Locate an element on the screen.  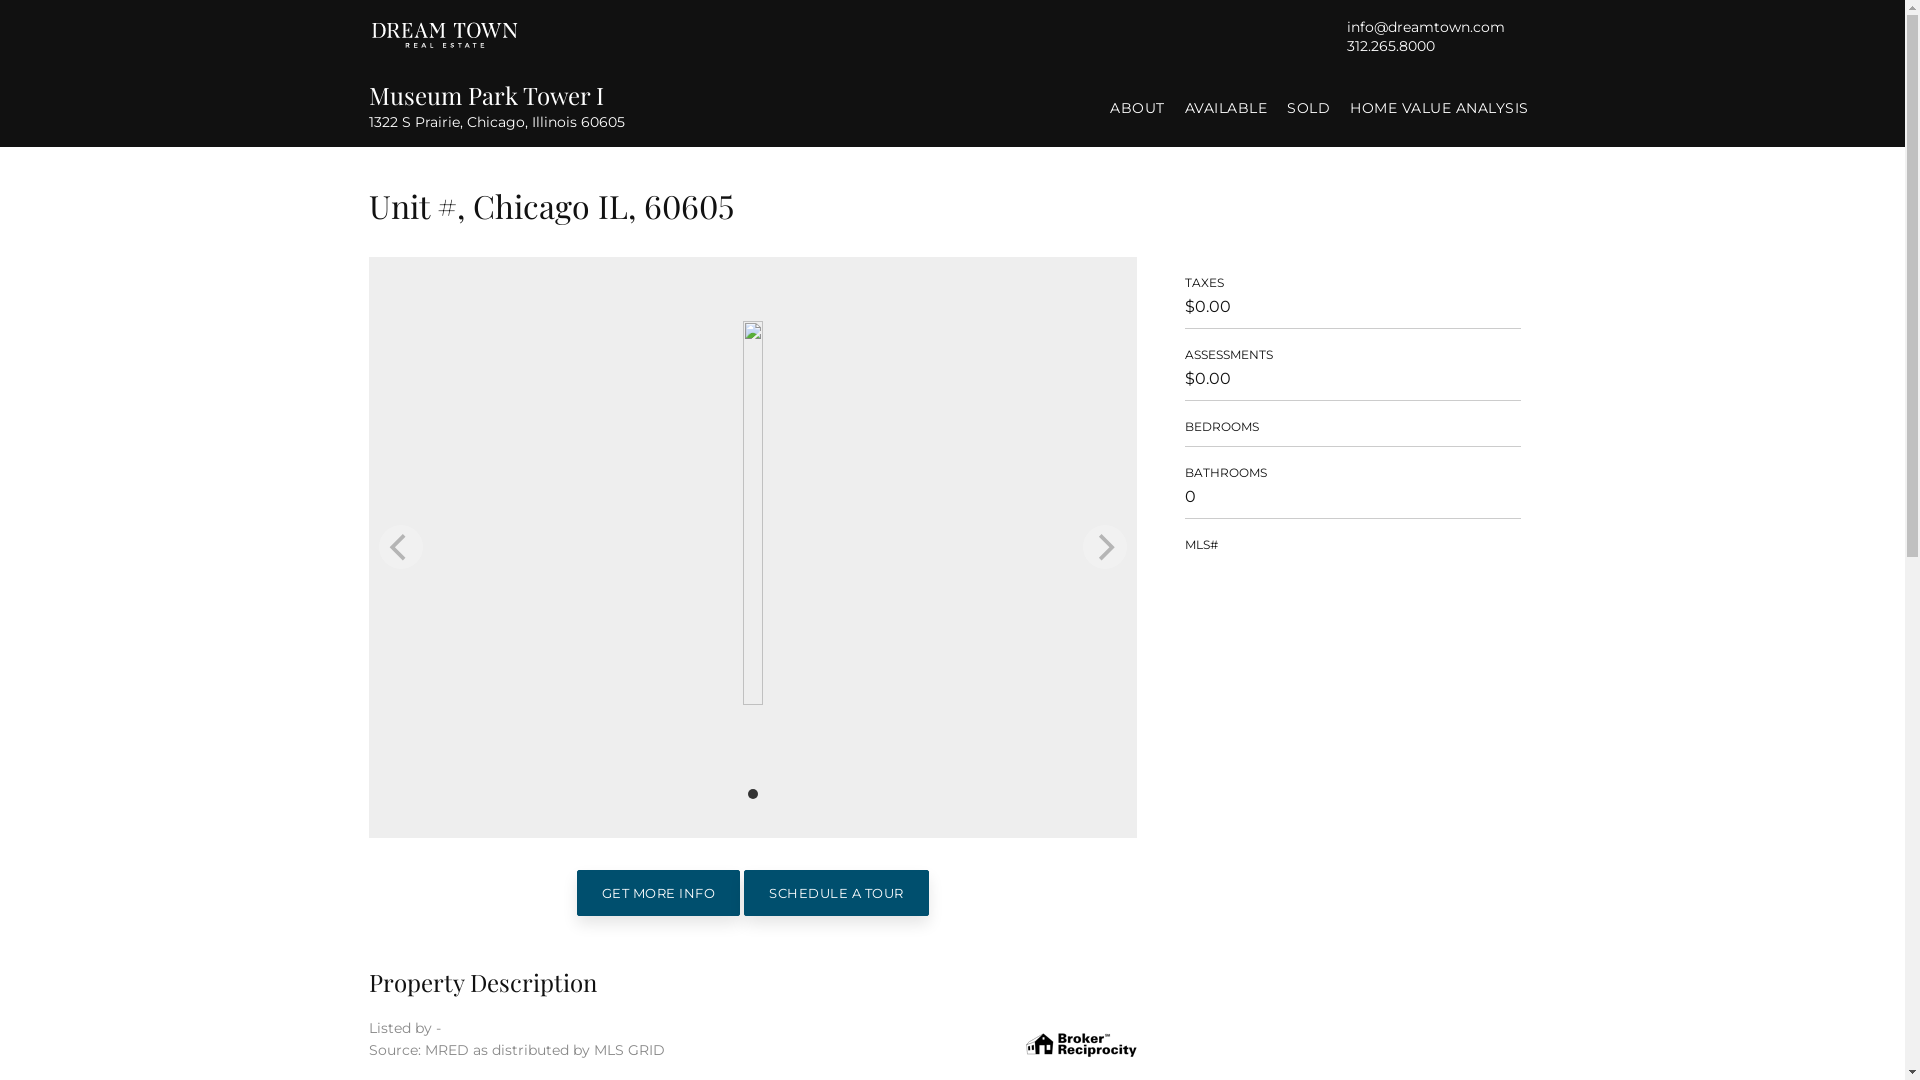
'HOME VALUE ANALYSIS' is located at coordinates (1342, 108).